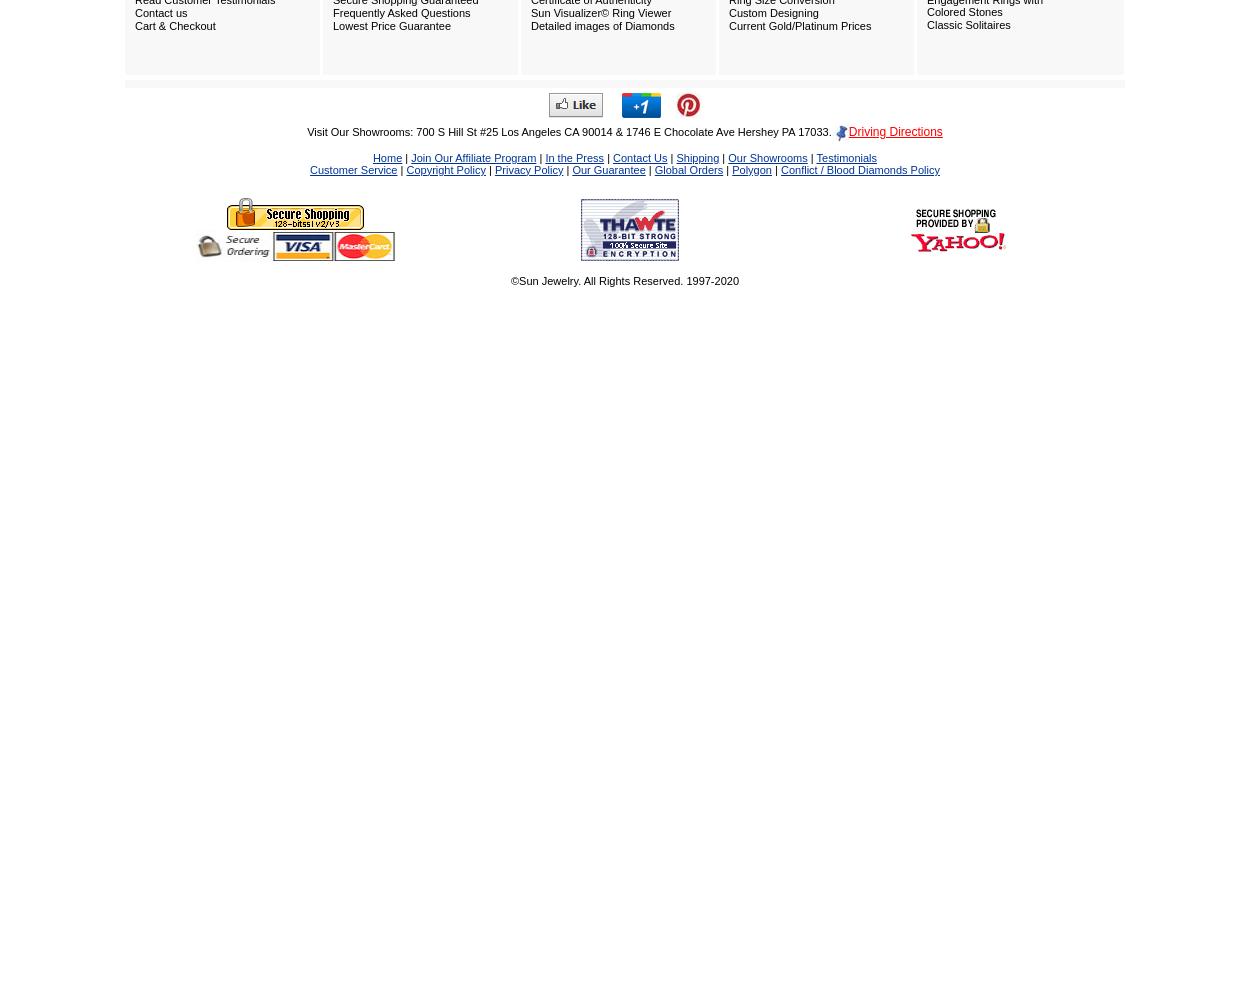  I want to click on 'Frequently Asked Questions', so click(401, 12).